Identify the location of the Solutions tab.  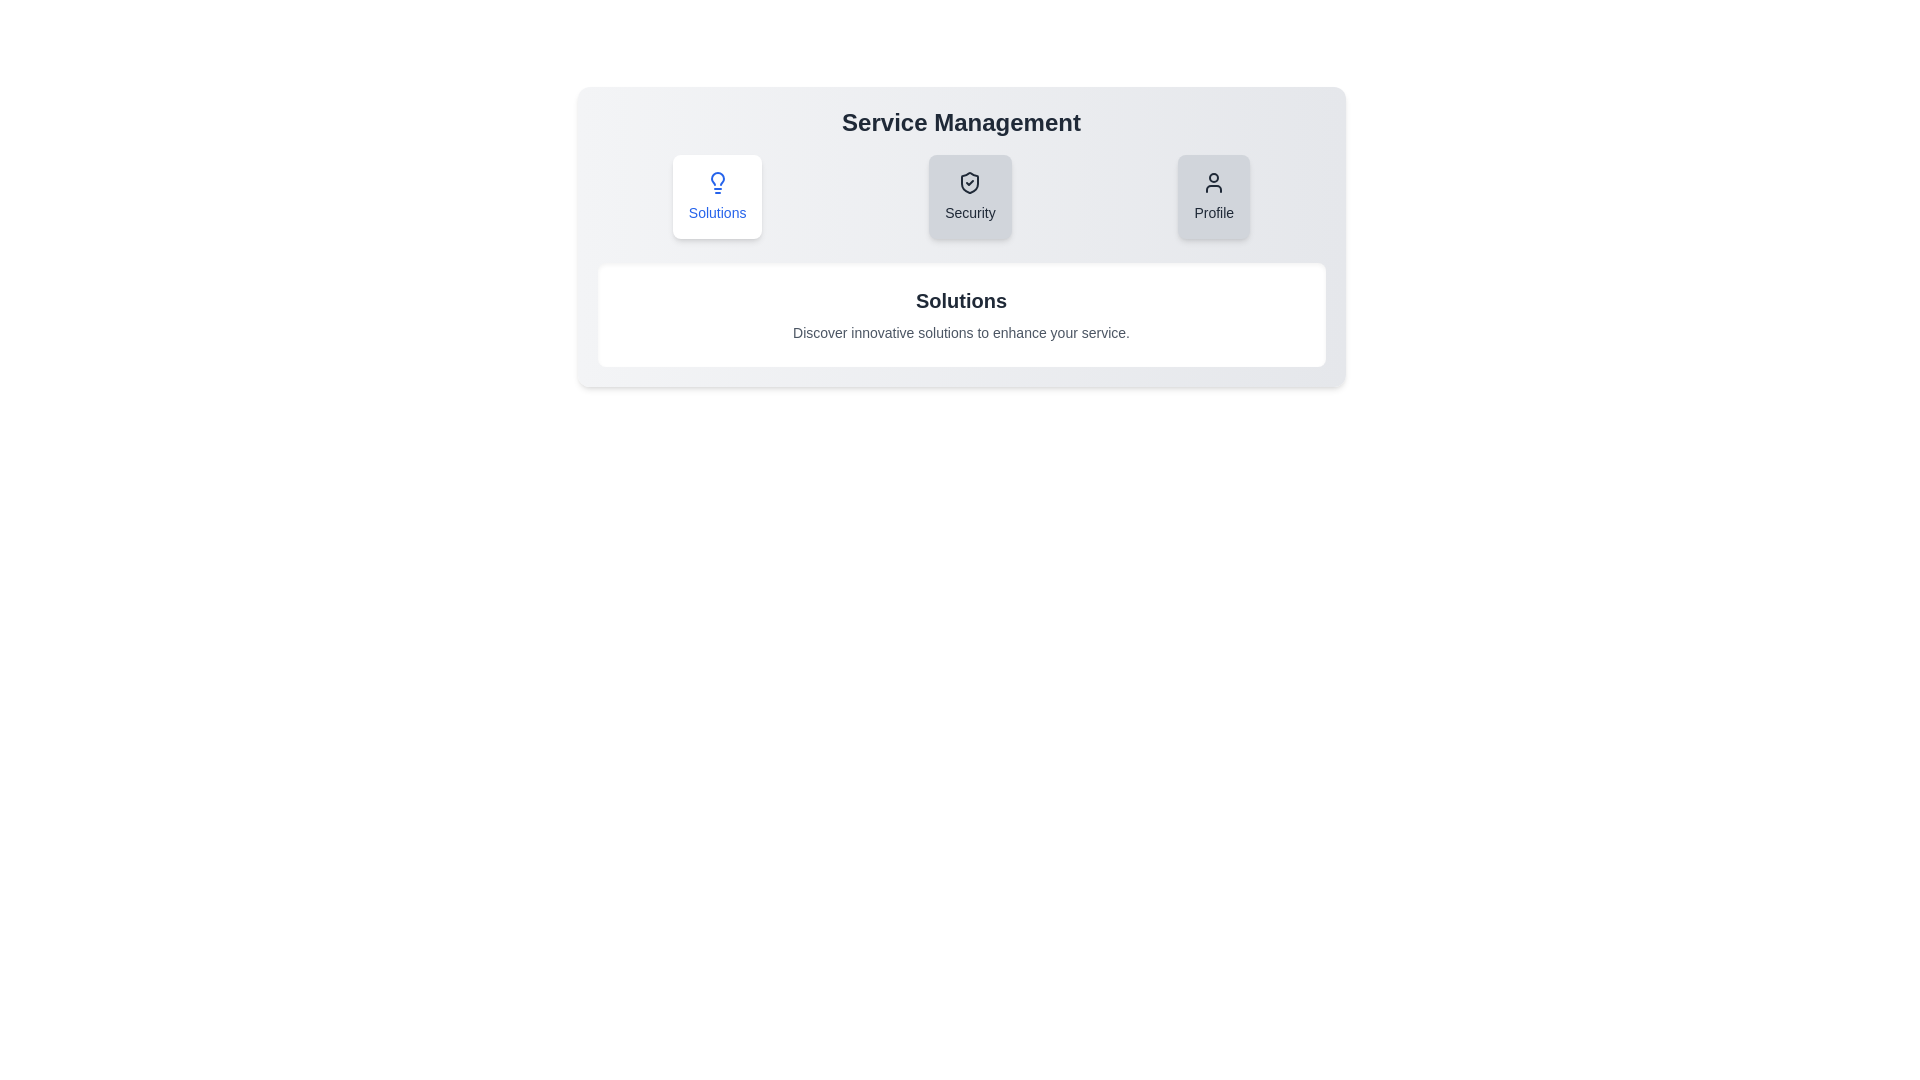
(717, 196).